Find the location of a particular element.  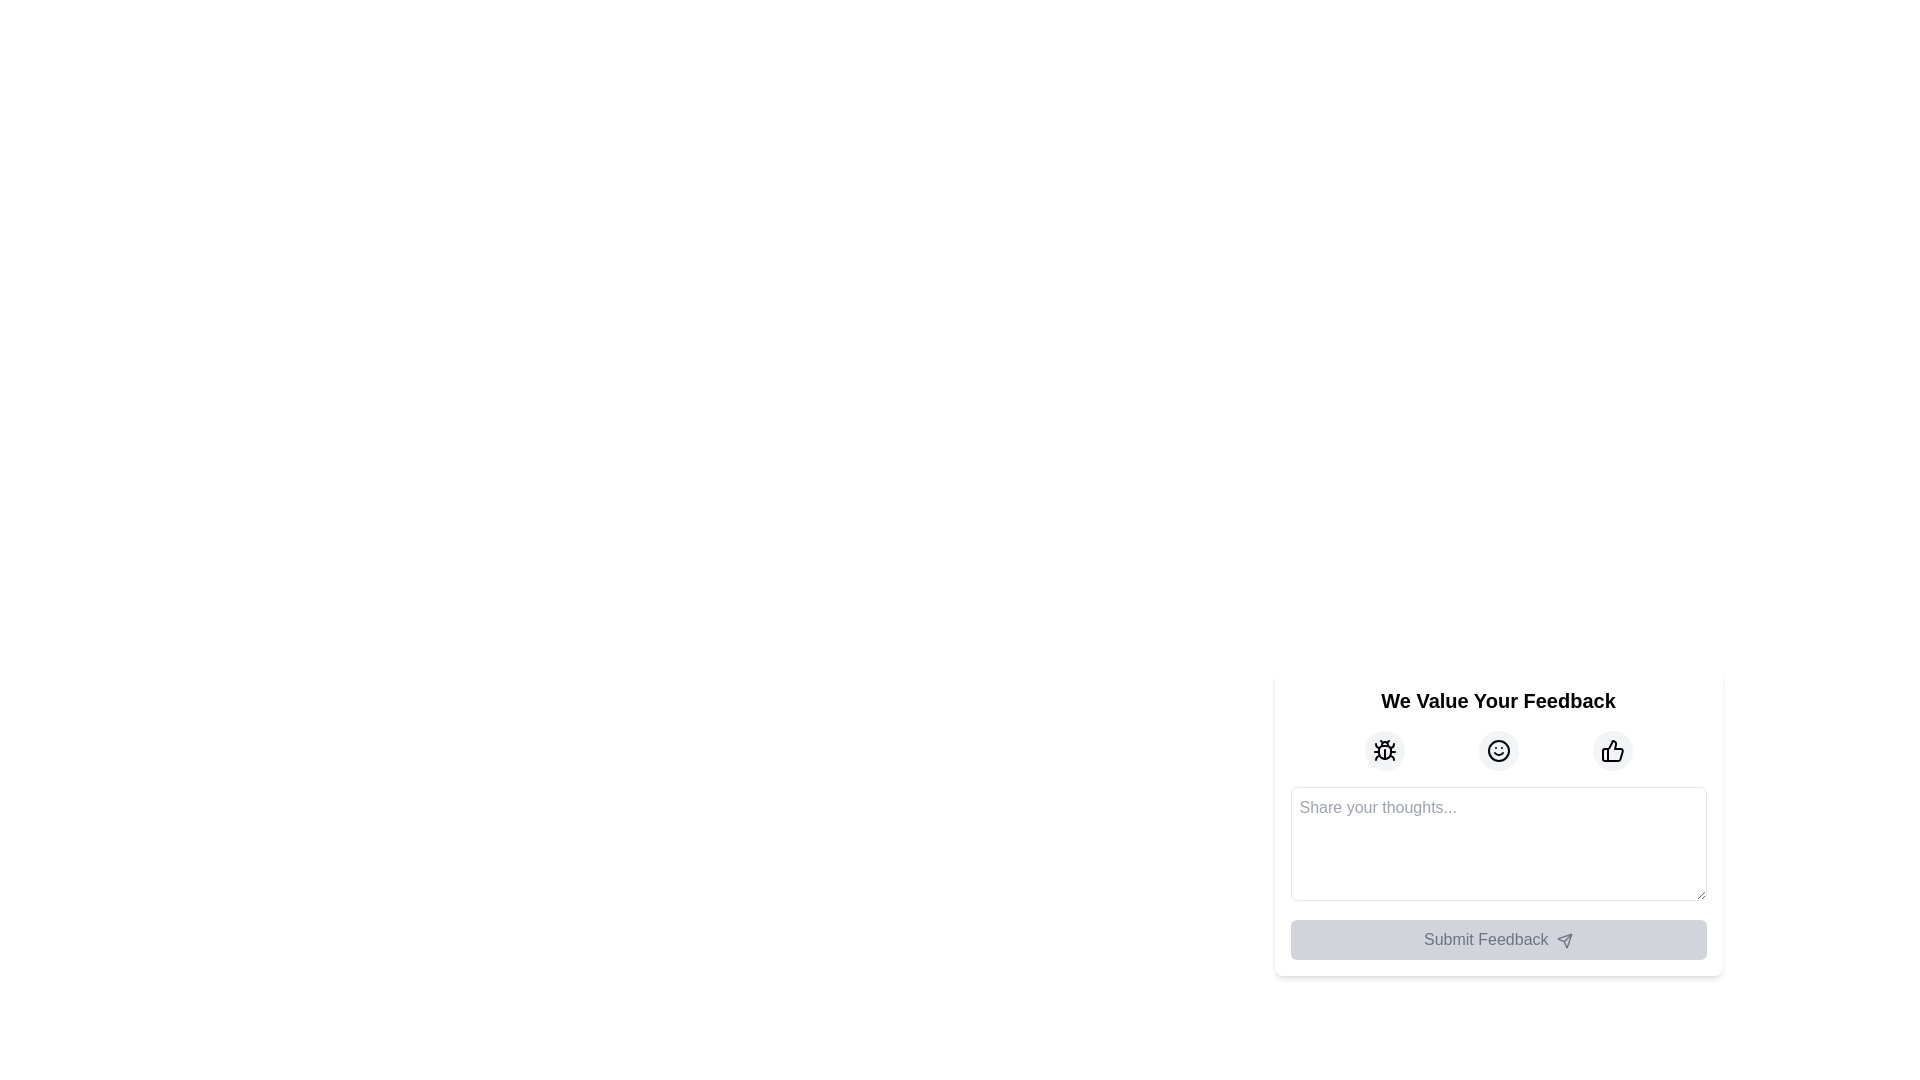

the smiley face icon located in the middle of a row of three icons at the top of the feedback form, which is the second icon from the left is located at coordinates (1498, 751).